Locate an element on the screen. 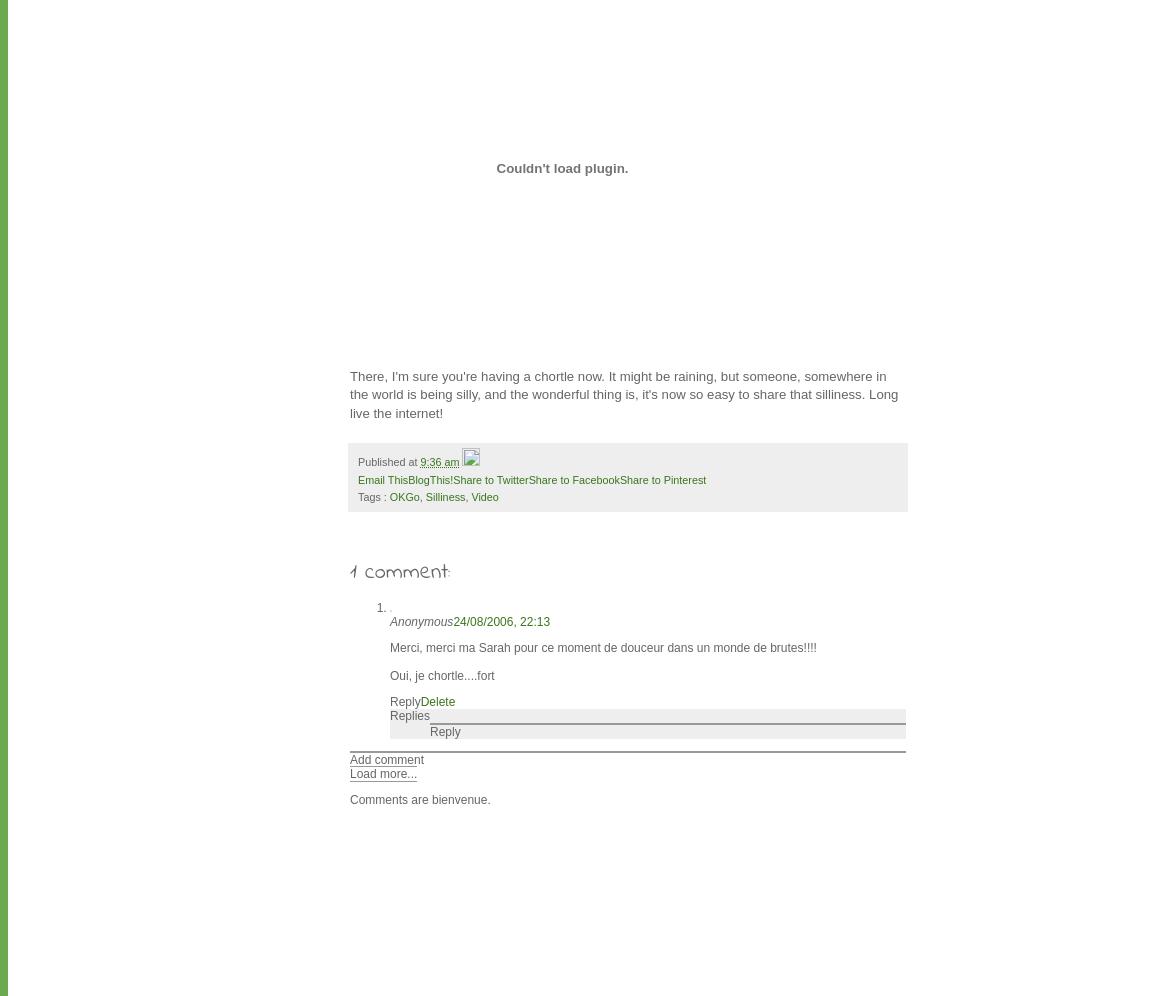 This screenshot has width=1158, height=996. 'Tags :' is located at coordinates (357, 495).